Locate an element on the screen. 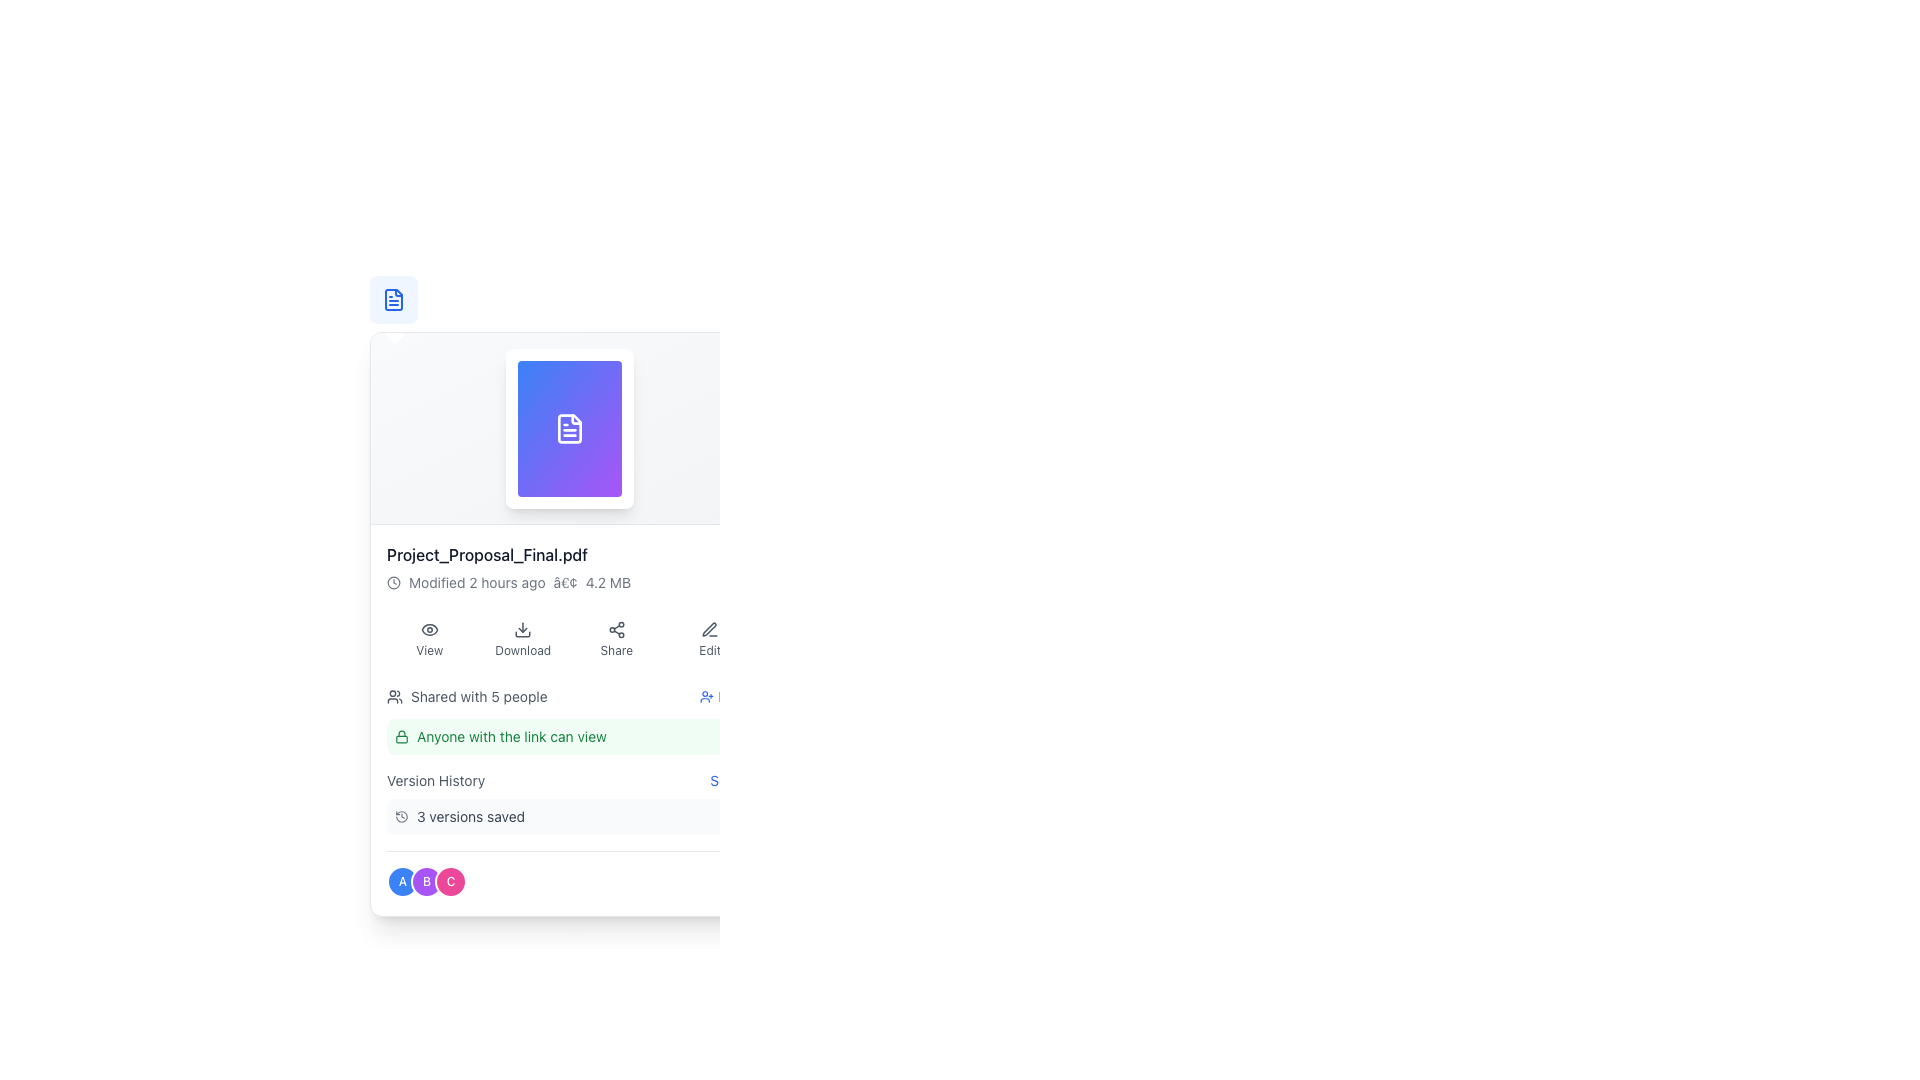 The width and height of the screenshot is (1920, 1080). the share icon, which is represented by a gray share symbol with a central node and three extending lines, located in the Share button beneath the file information is located at coordinates (615, 628).